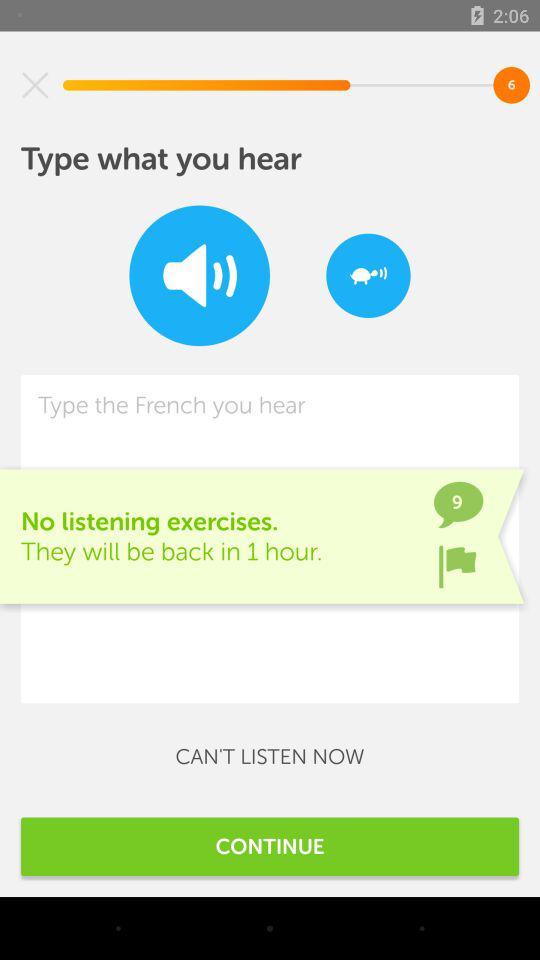  Describe the element at coordinates (457, 566) in the screenshot. I see `the item to the right of the no listening exercises item` at that location.